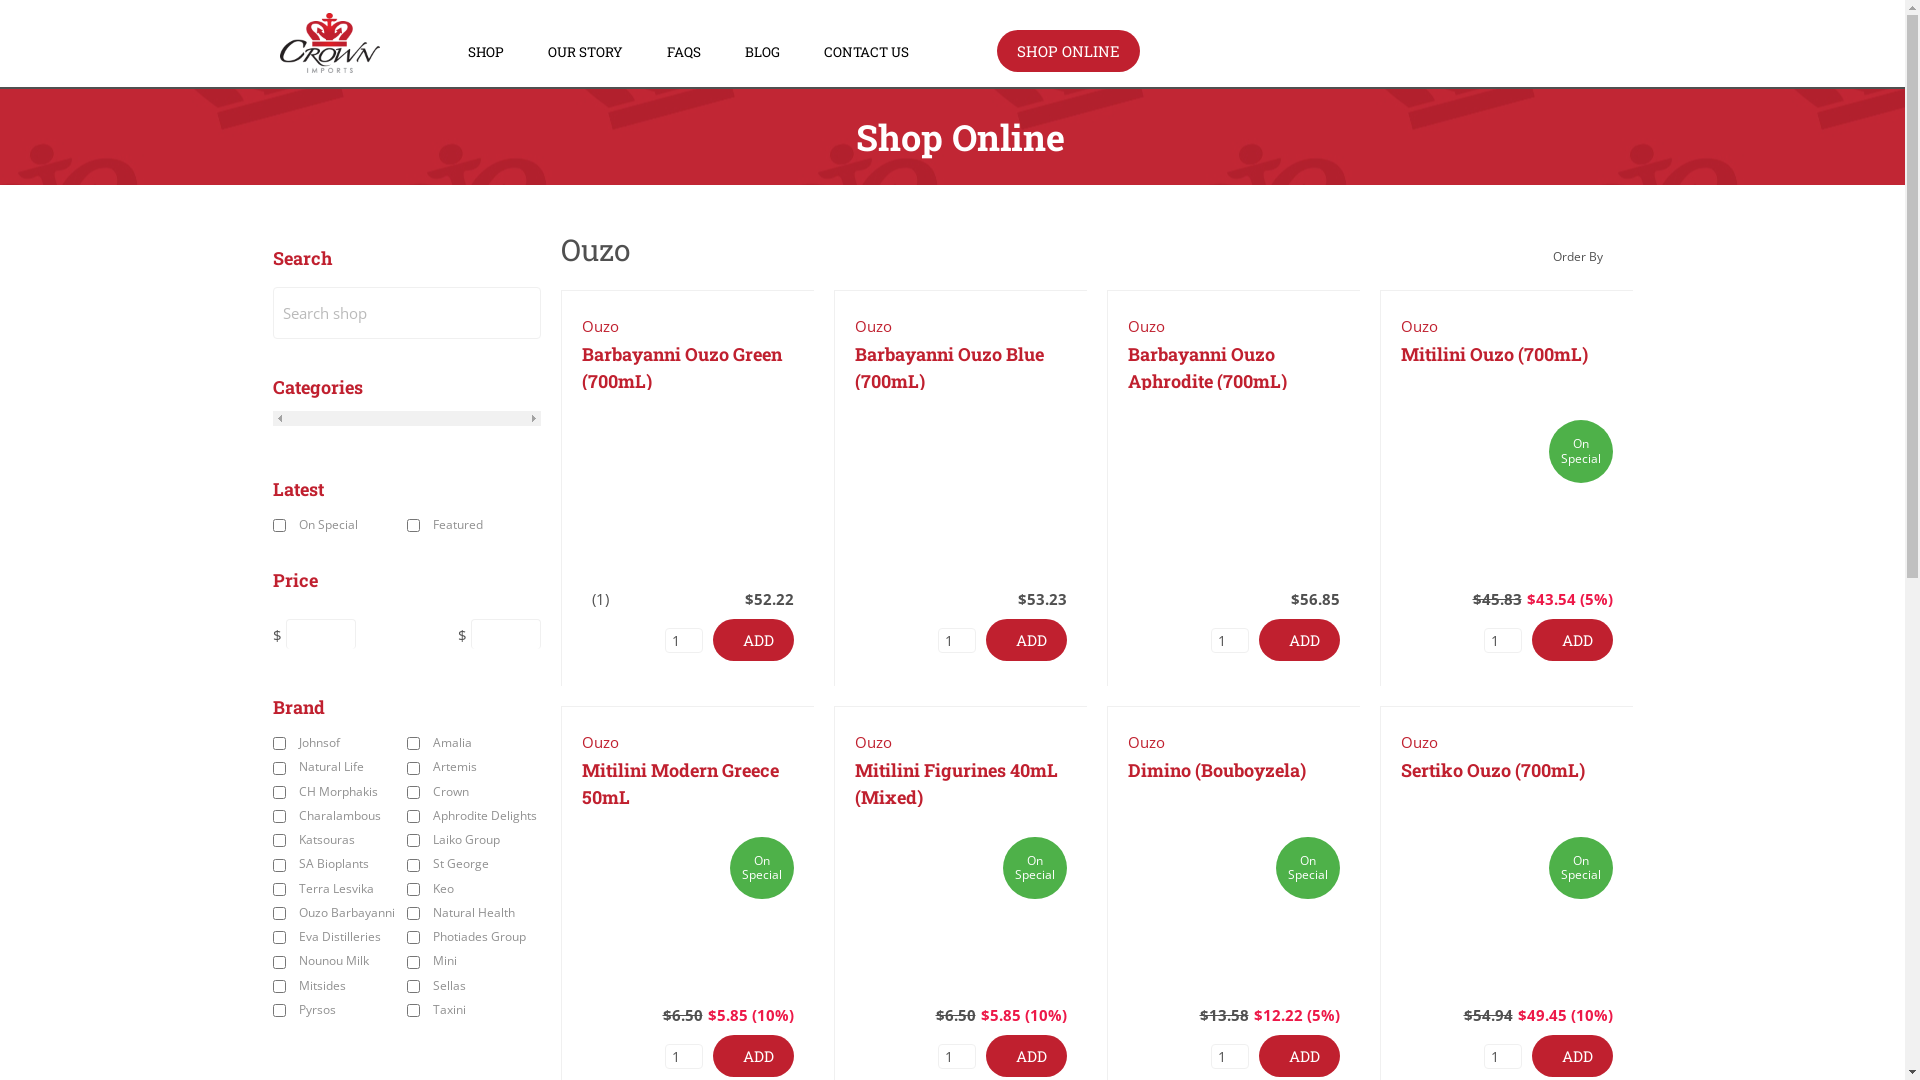 This screenshot has height=1080, width=1920. I want to click on 'Crown Imports', so click(330, 65).